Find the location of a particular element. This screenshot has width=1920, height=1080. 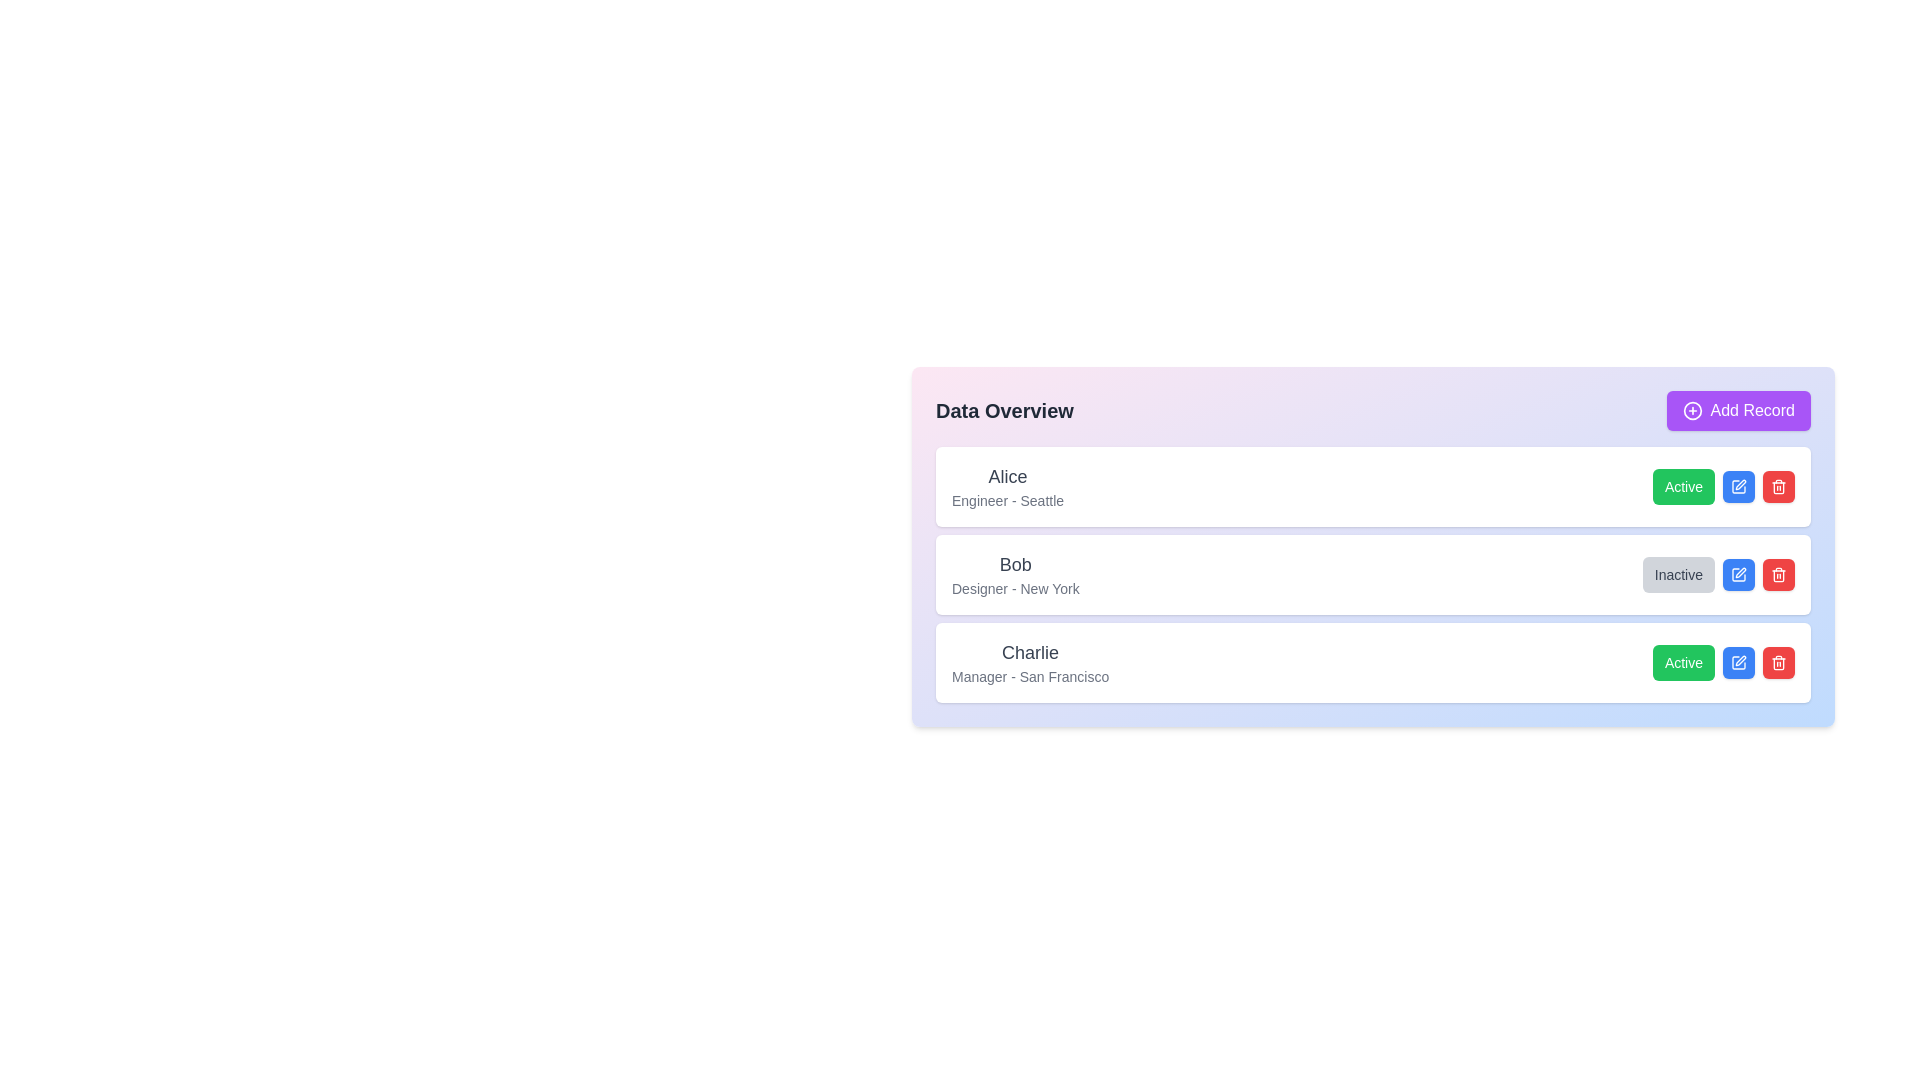

the delete button with a trash can icon, which is the third button in a row of three buttons, styled with a red background and white icon is located at coordinates (1779, 486).